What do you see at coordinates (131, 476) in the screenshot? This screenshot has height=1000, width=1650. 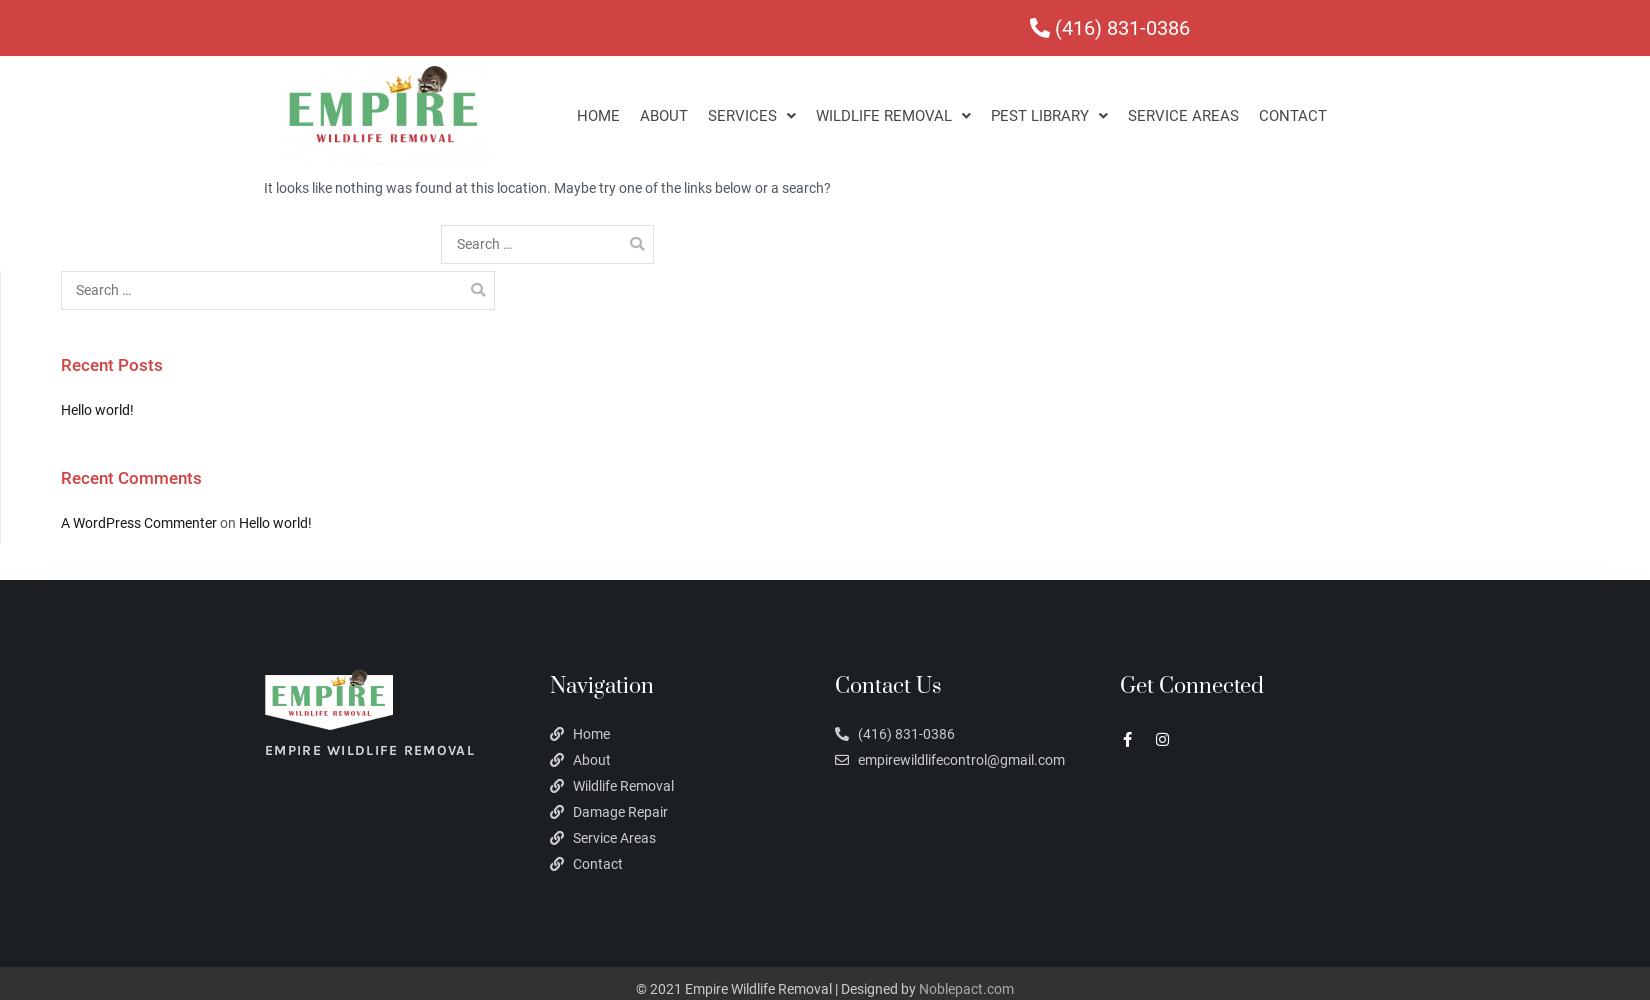 I see `'Recent Comments'` at bounding box center [131, 476].